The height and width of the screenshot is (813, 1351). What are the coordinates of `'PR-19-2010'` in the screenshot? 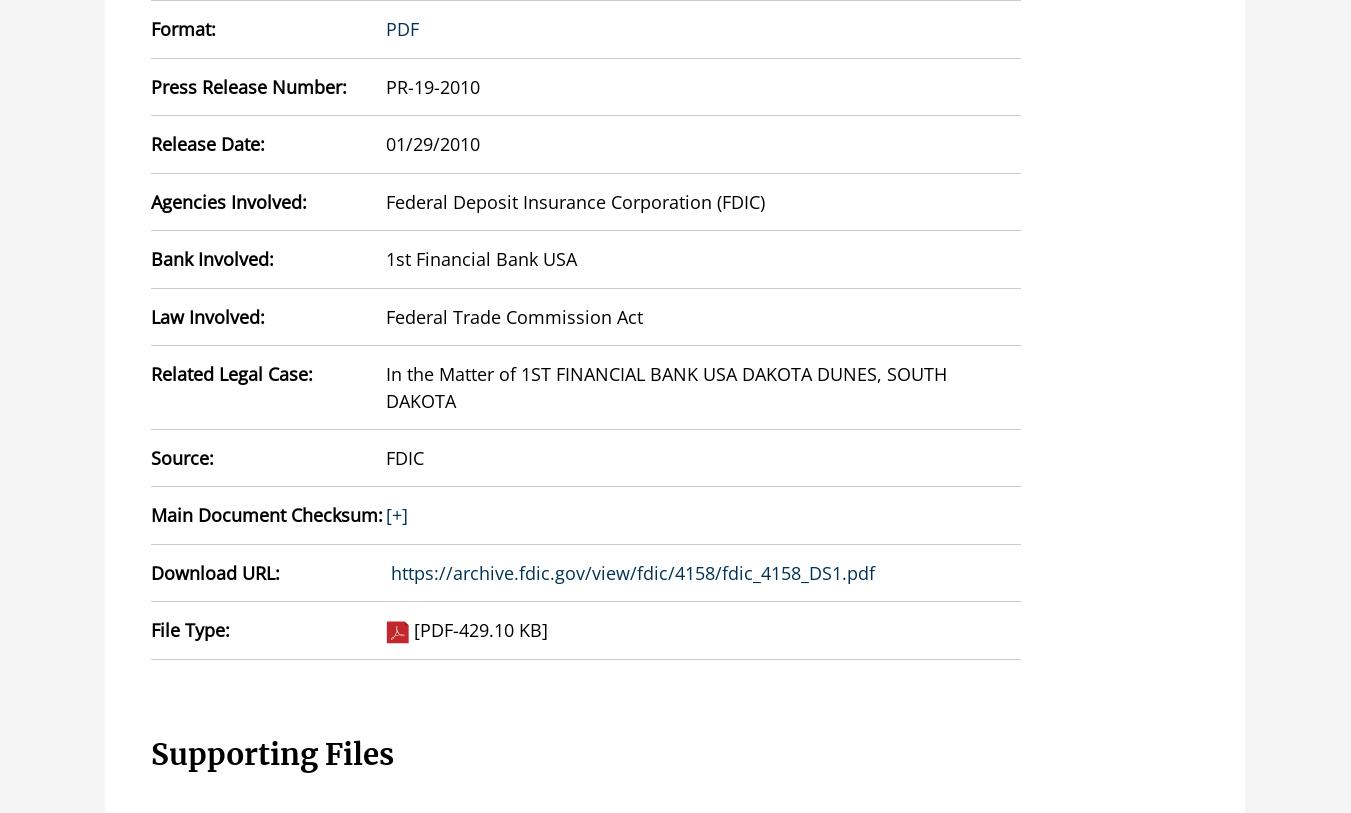 It's located at (431, 85).